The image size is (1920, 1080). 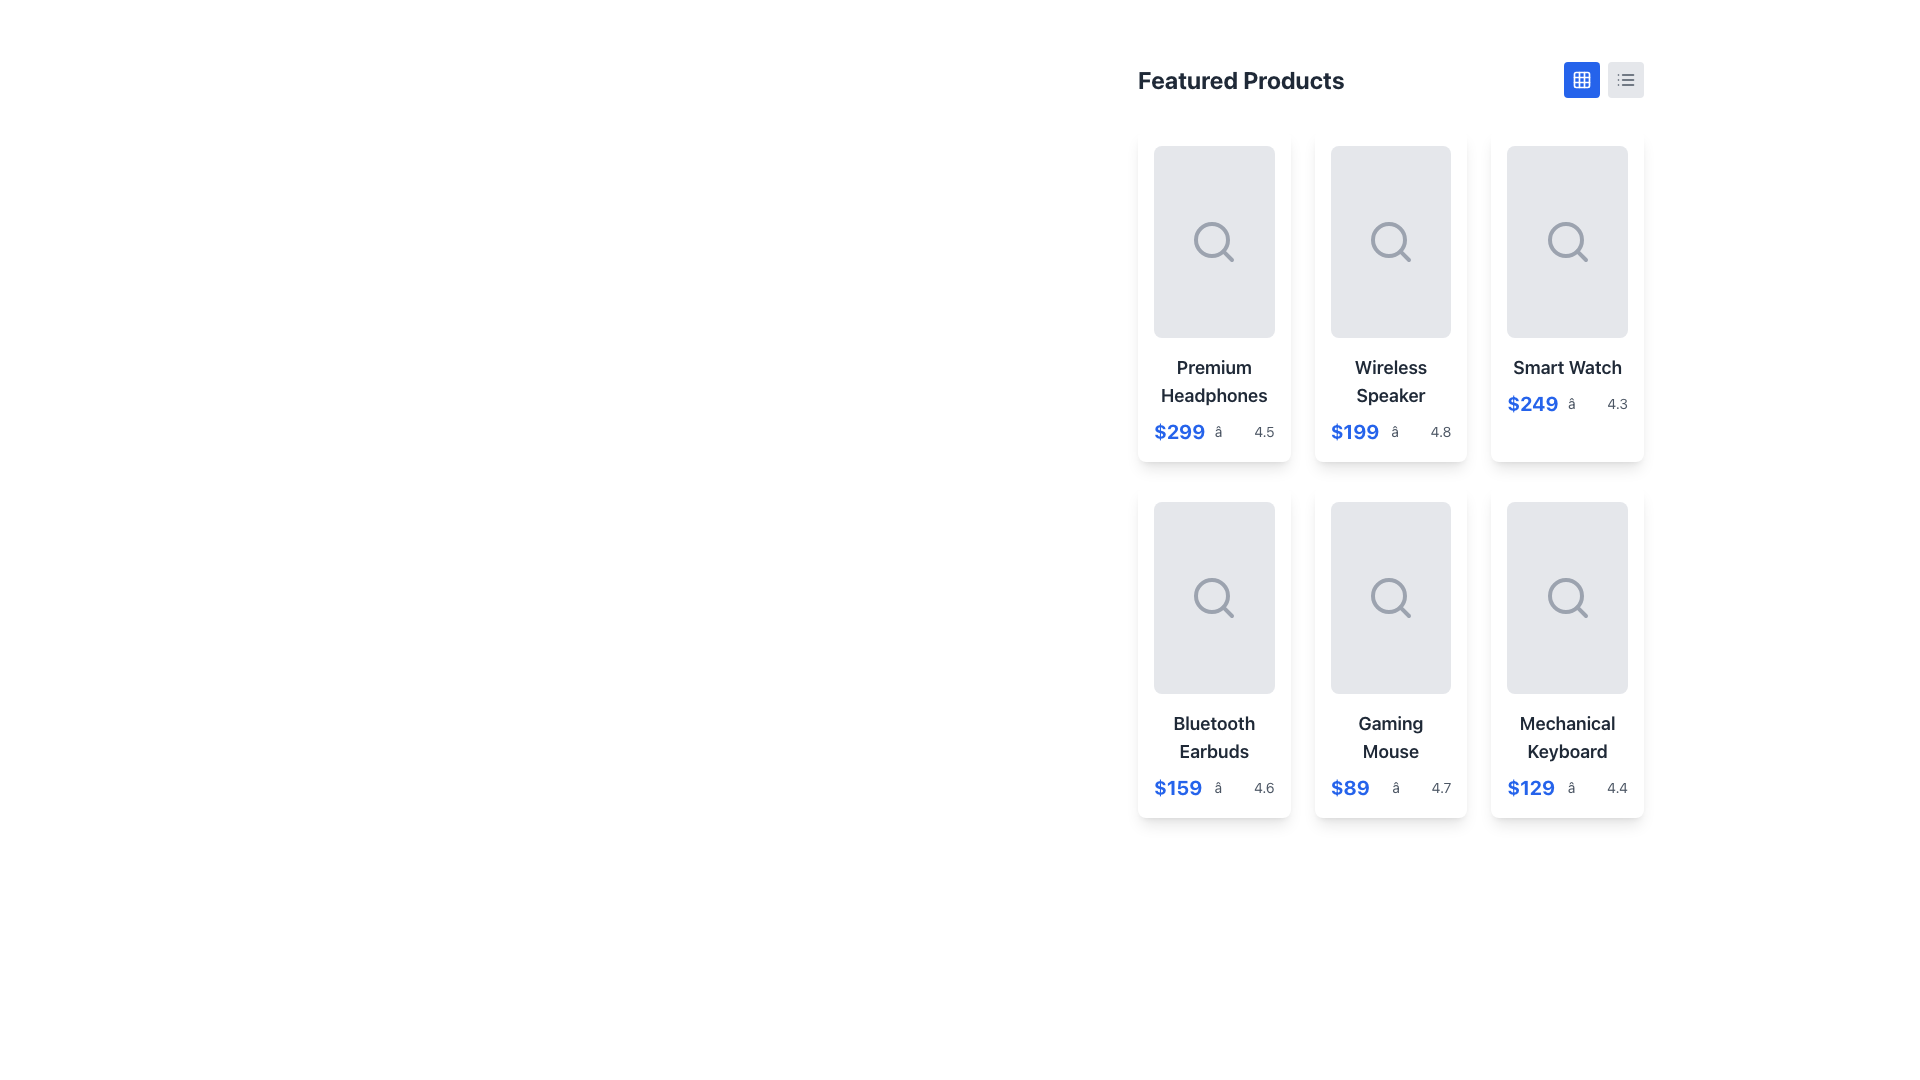 What do you see at coordinates (1213, 596) in the screenshot?
I see `the image placeholder for the 'Bluetooth Earbuds' item card located in the first section of the second row, first column of the product grid` at bounding box center [1213, 596].